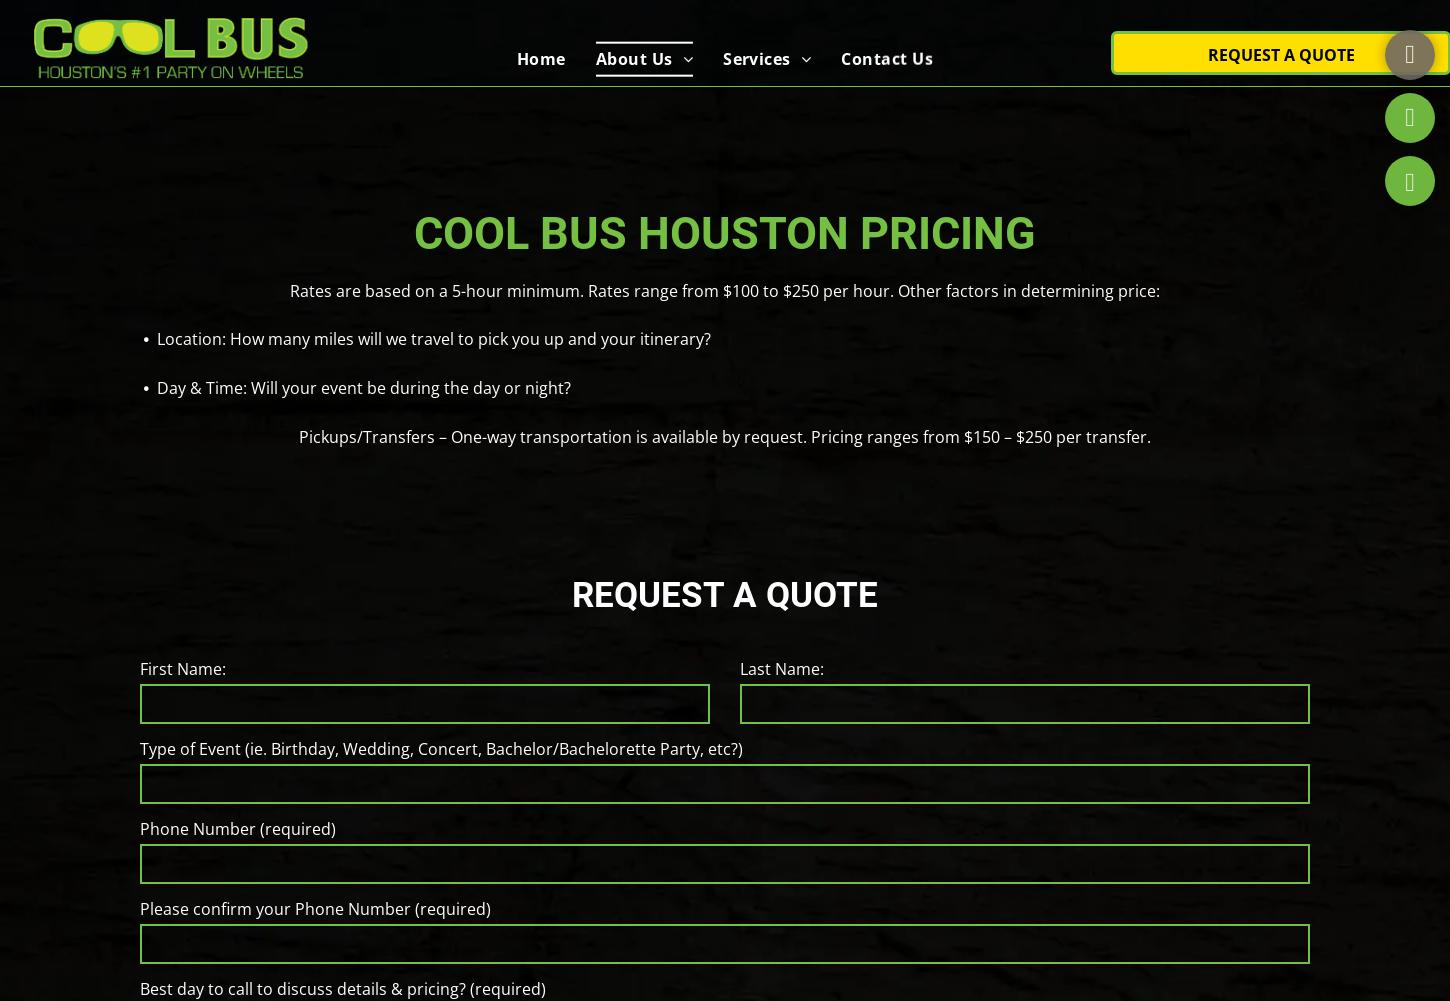 This screenshot has width=1450, height=1001. Describe the element at coordinates (632, 47) in the screenshot. I see `'About Us'` at that location.